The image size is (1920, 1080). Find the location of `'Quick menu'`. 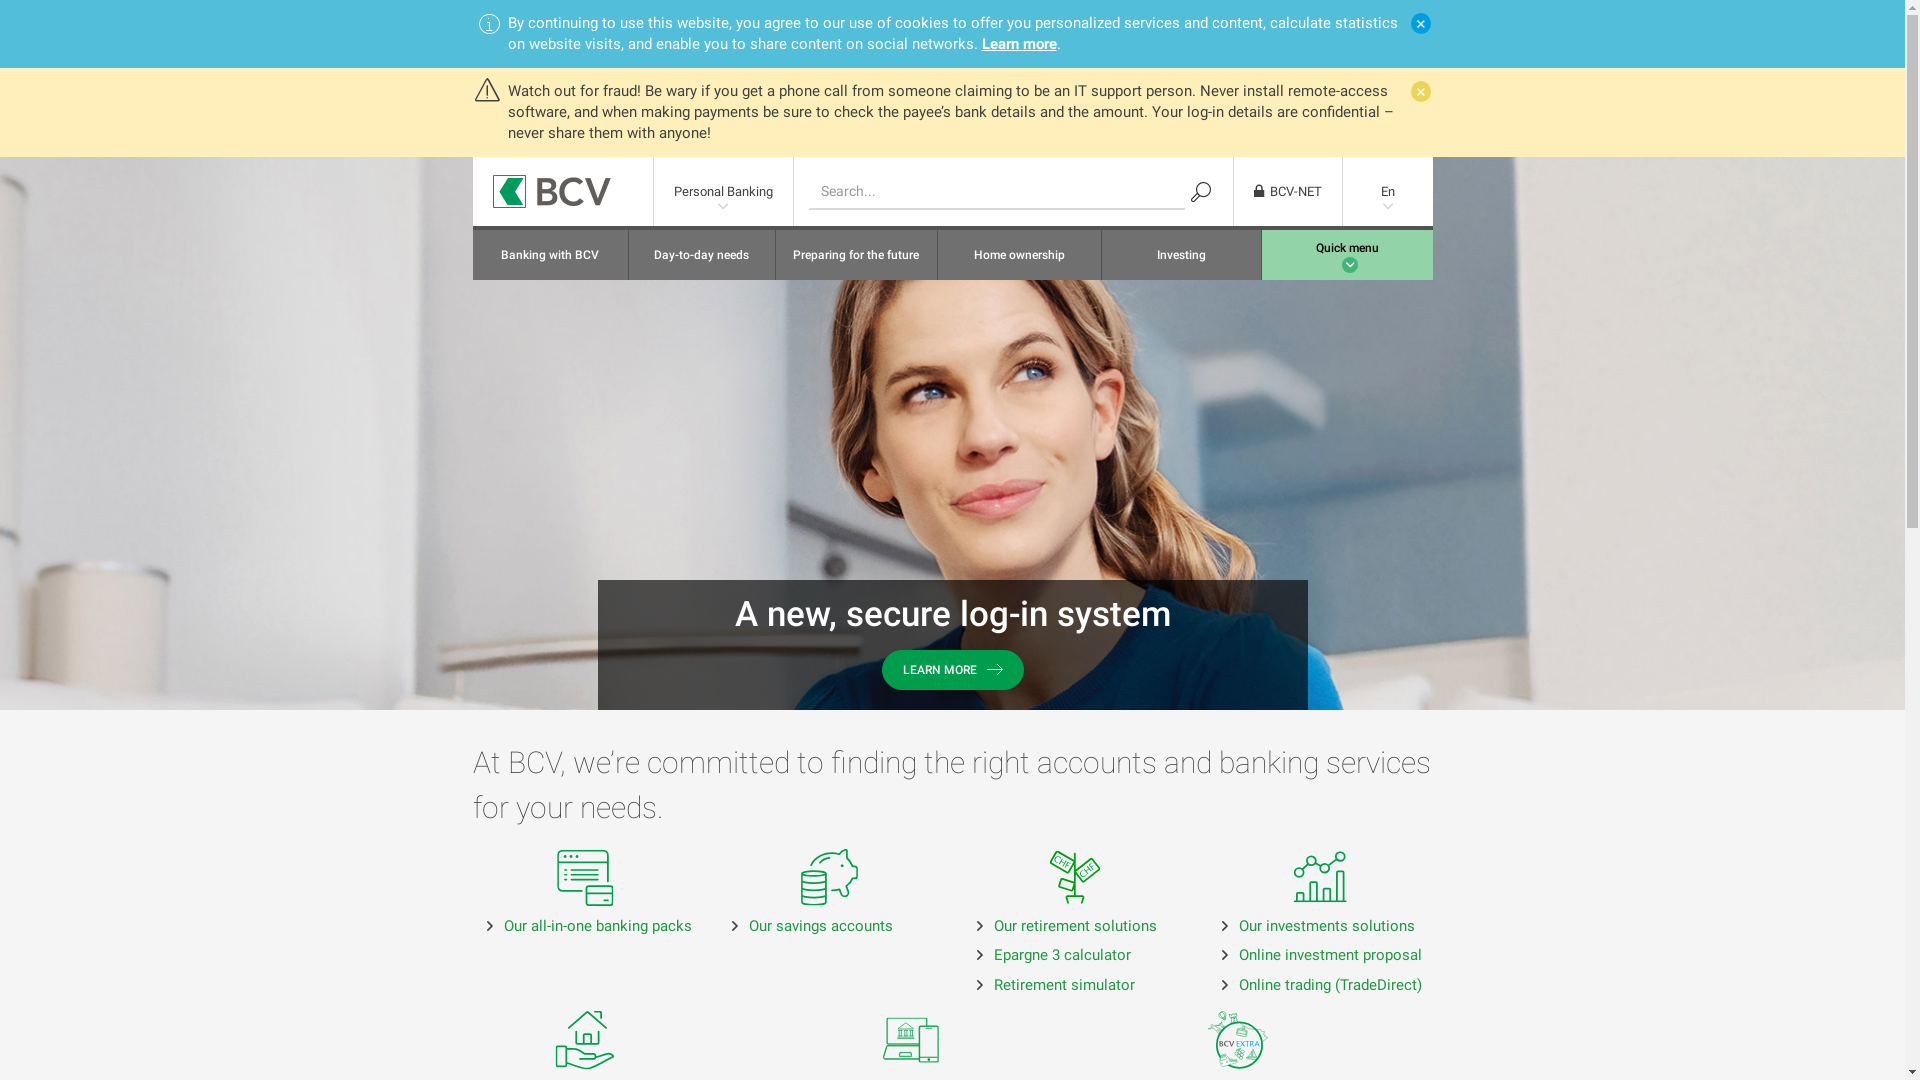

'Quick menu' is located at coordinates (1261, 253).